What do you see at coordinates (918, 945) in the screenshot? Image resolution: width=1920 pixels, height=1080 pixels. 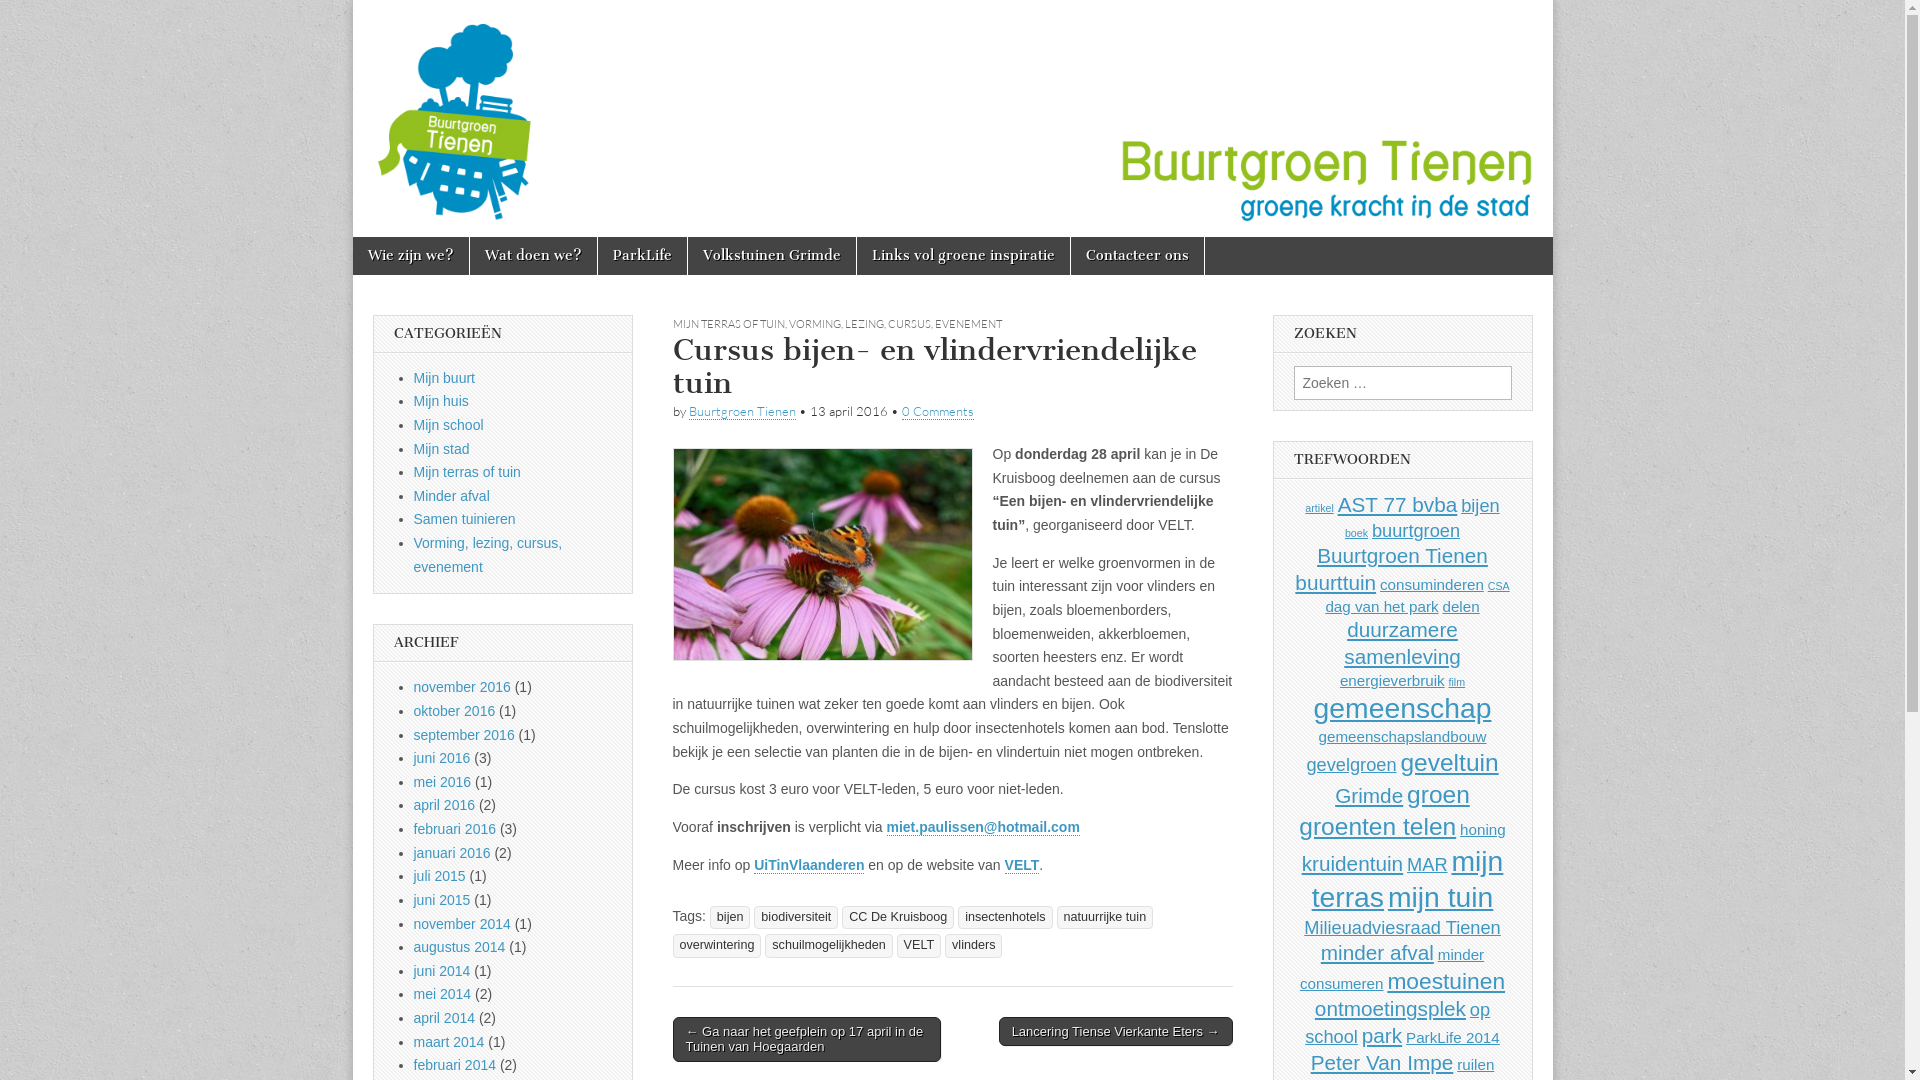 I see `'VELT'` at bounding box center [918, 945].